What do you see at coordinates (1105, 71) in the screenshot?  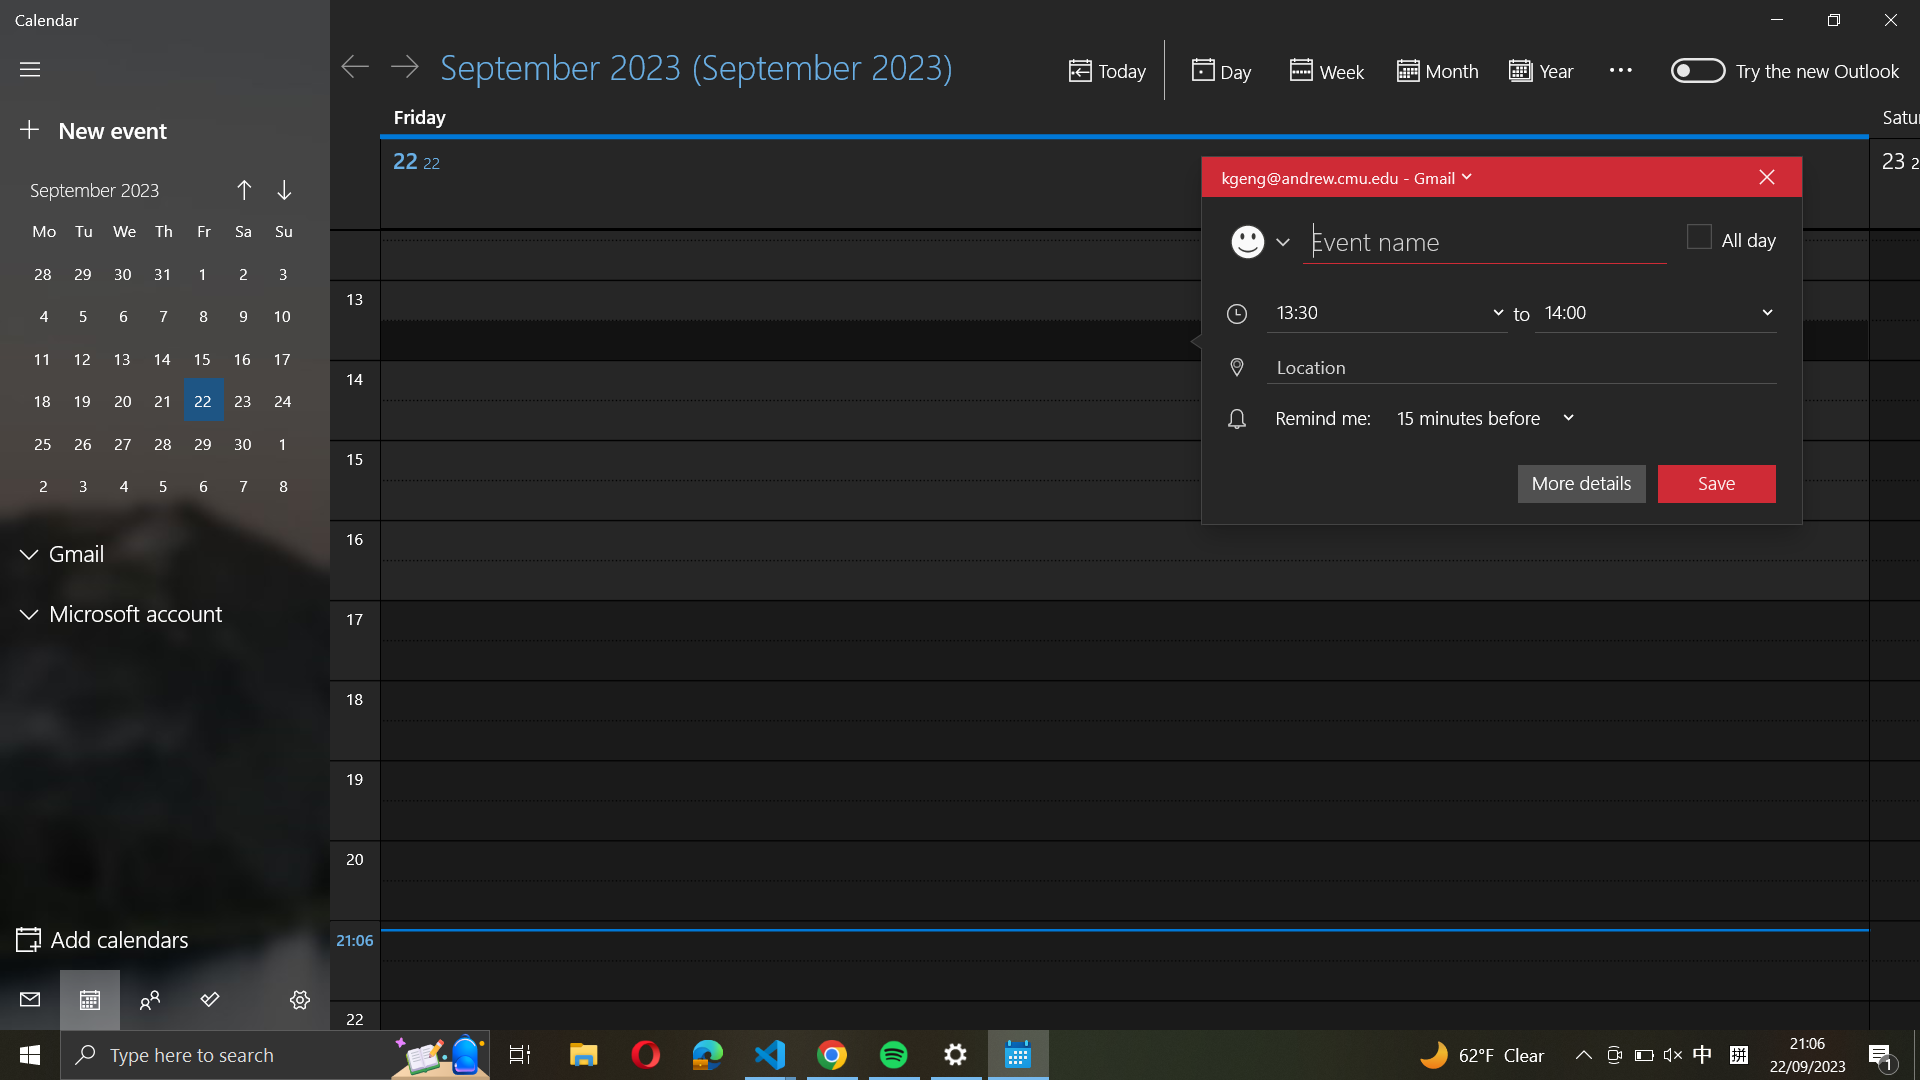 I see `the current day on the calendar` at bounding box center [1105, 71].